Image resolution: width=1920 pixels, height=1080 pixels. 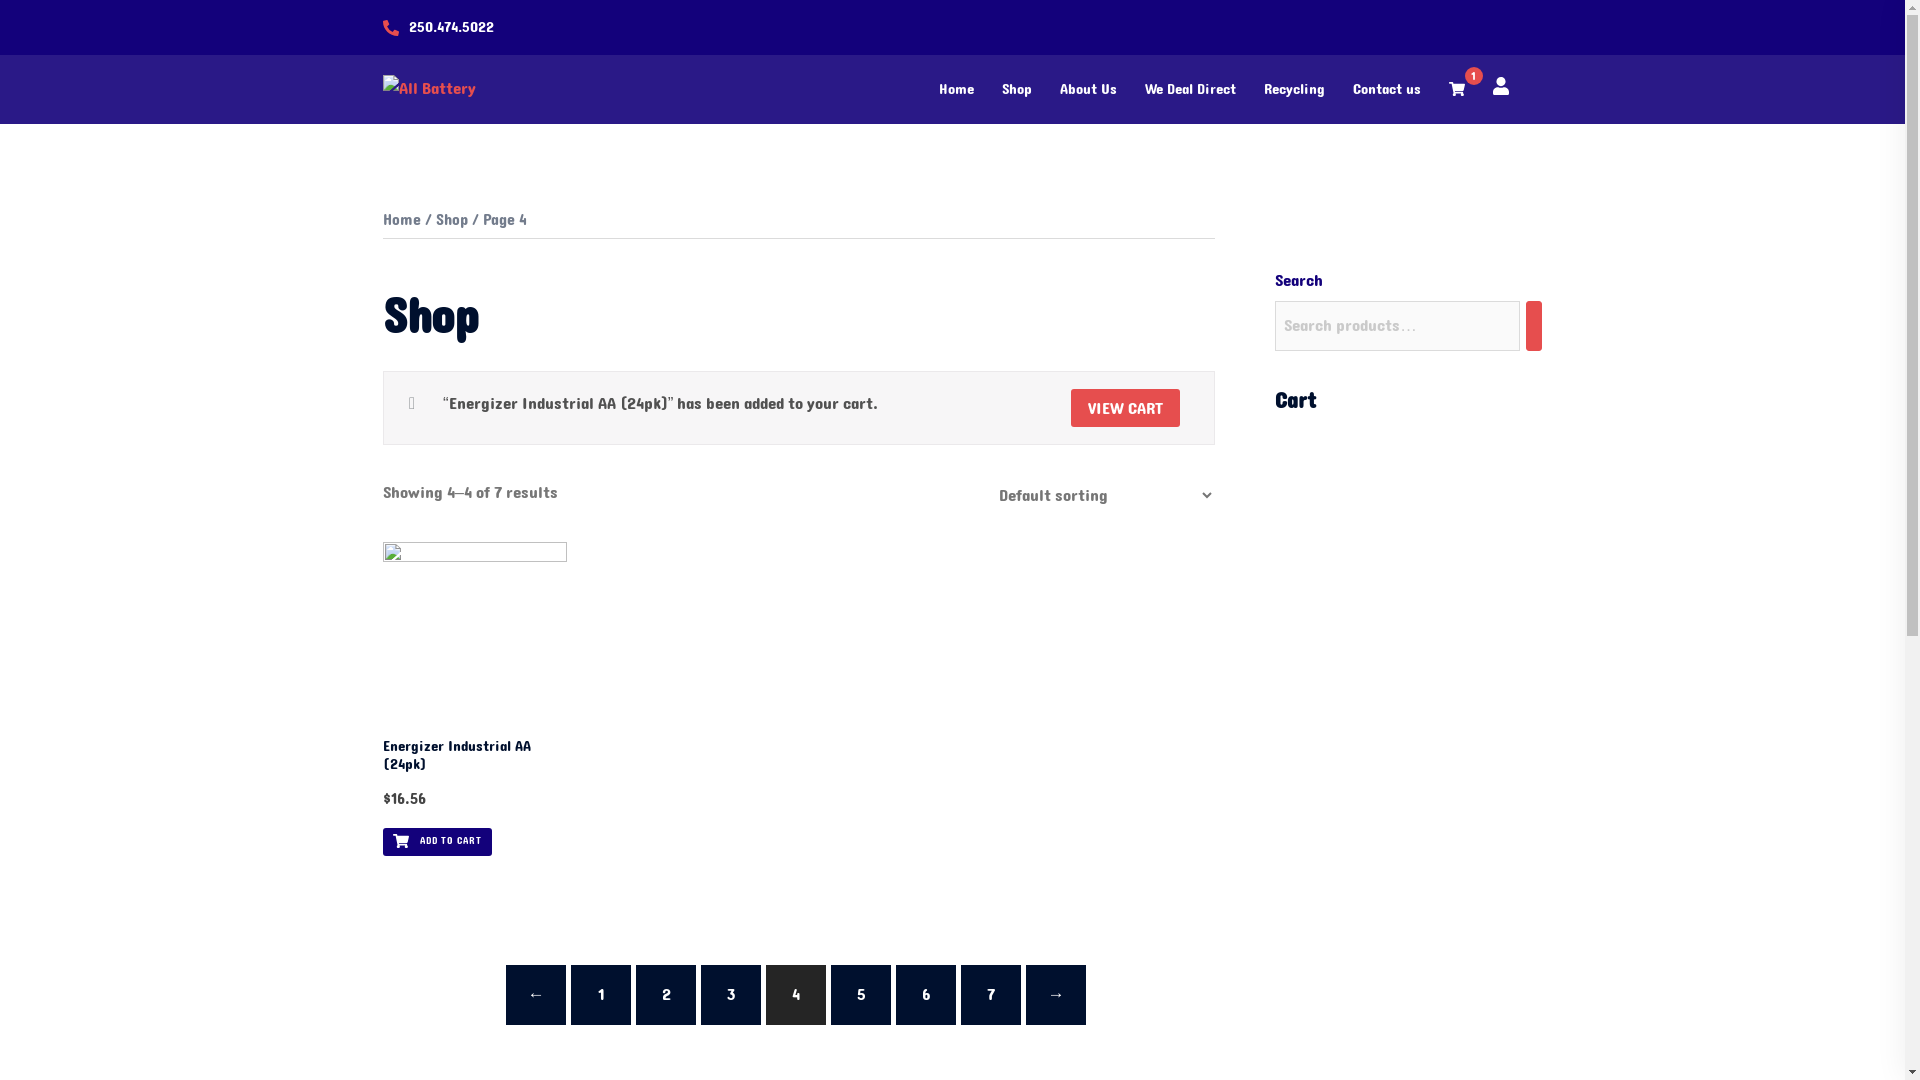 What do you see at coordinates (666, 995) in the screenshot?
I see `'2'` at bounding box center [666, 995].